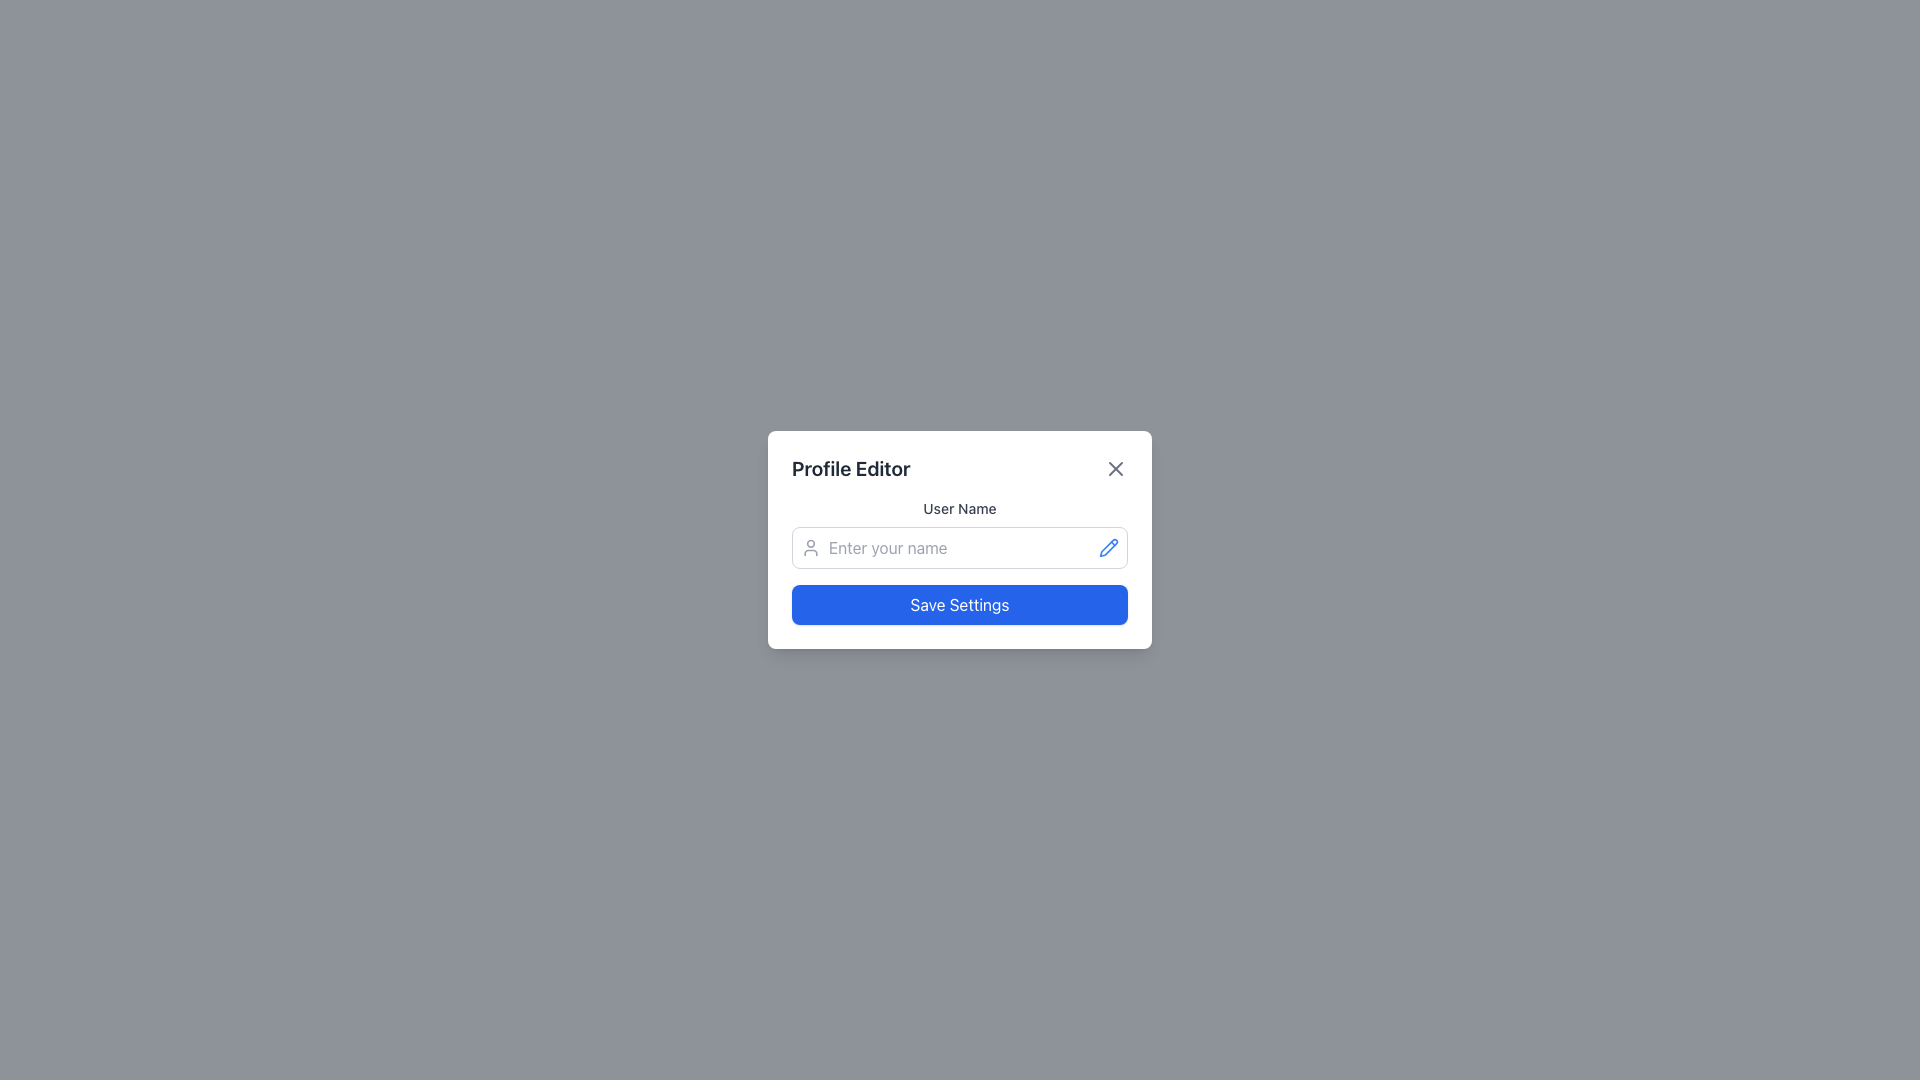  What do you see at coordinates (1115, 469) in the screenshot?
I see `the stylized cross icon in the top-right corner of the 'Profile Editor' dialog` at bounding box center [1115, 469].